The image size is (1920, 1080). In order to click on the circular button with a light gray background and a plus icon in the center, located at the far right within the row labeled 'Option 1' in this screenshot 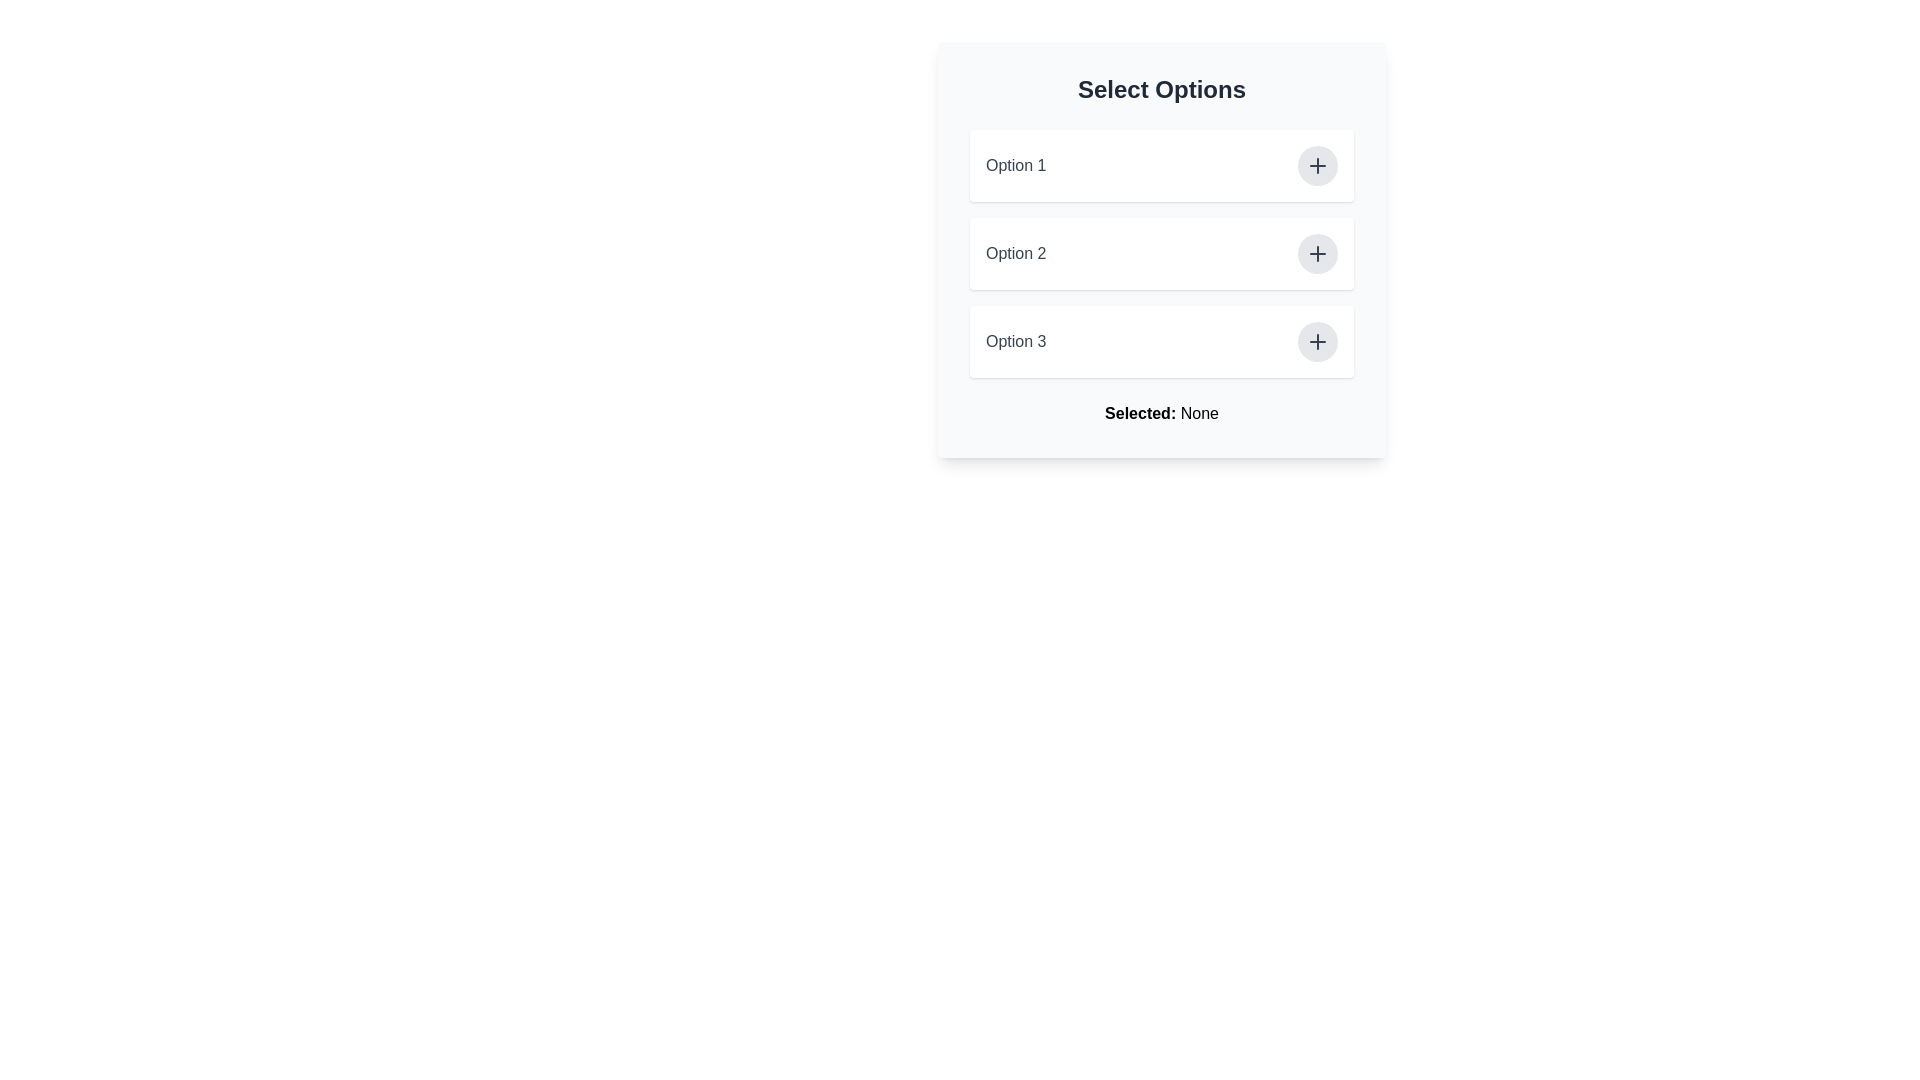, I will do `click(1318, 164)`.